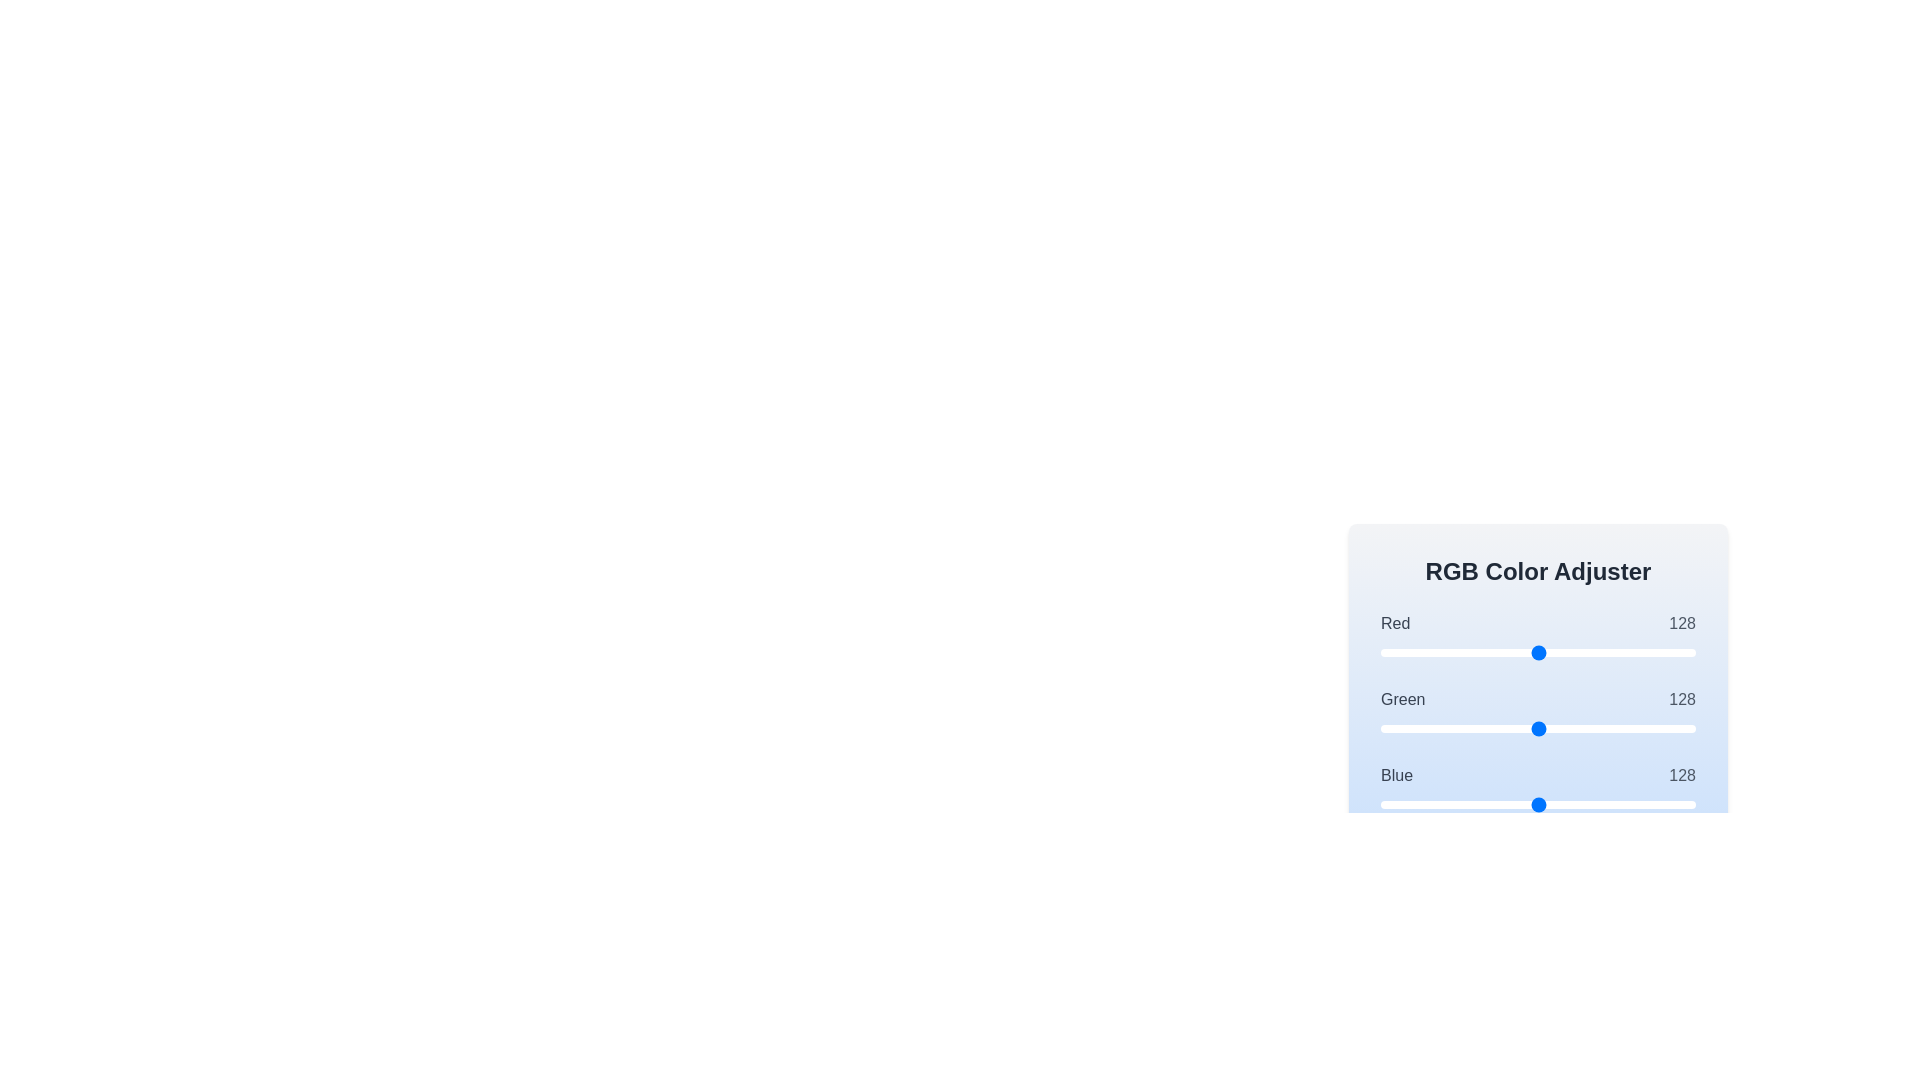  What do you see at coordinates (1543, 652) in the screenshot?
I see `the red slider to 132 by dragging or clicking on the slider` at bounding box center [1543, 652].